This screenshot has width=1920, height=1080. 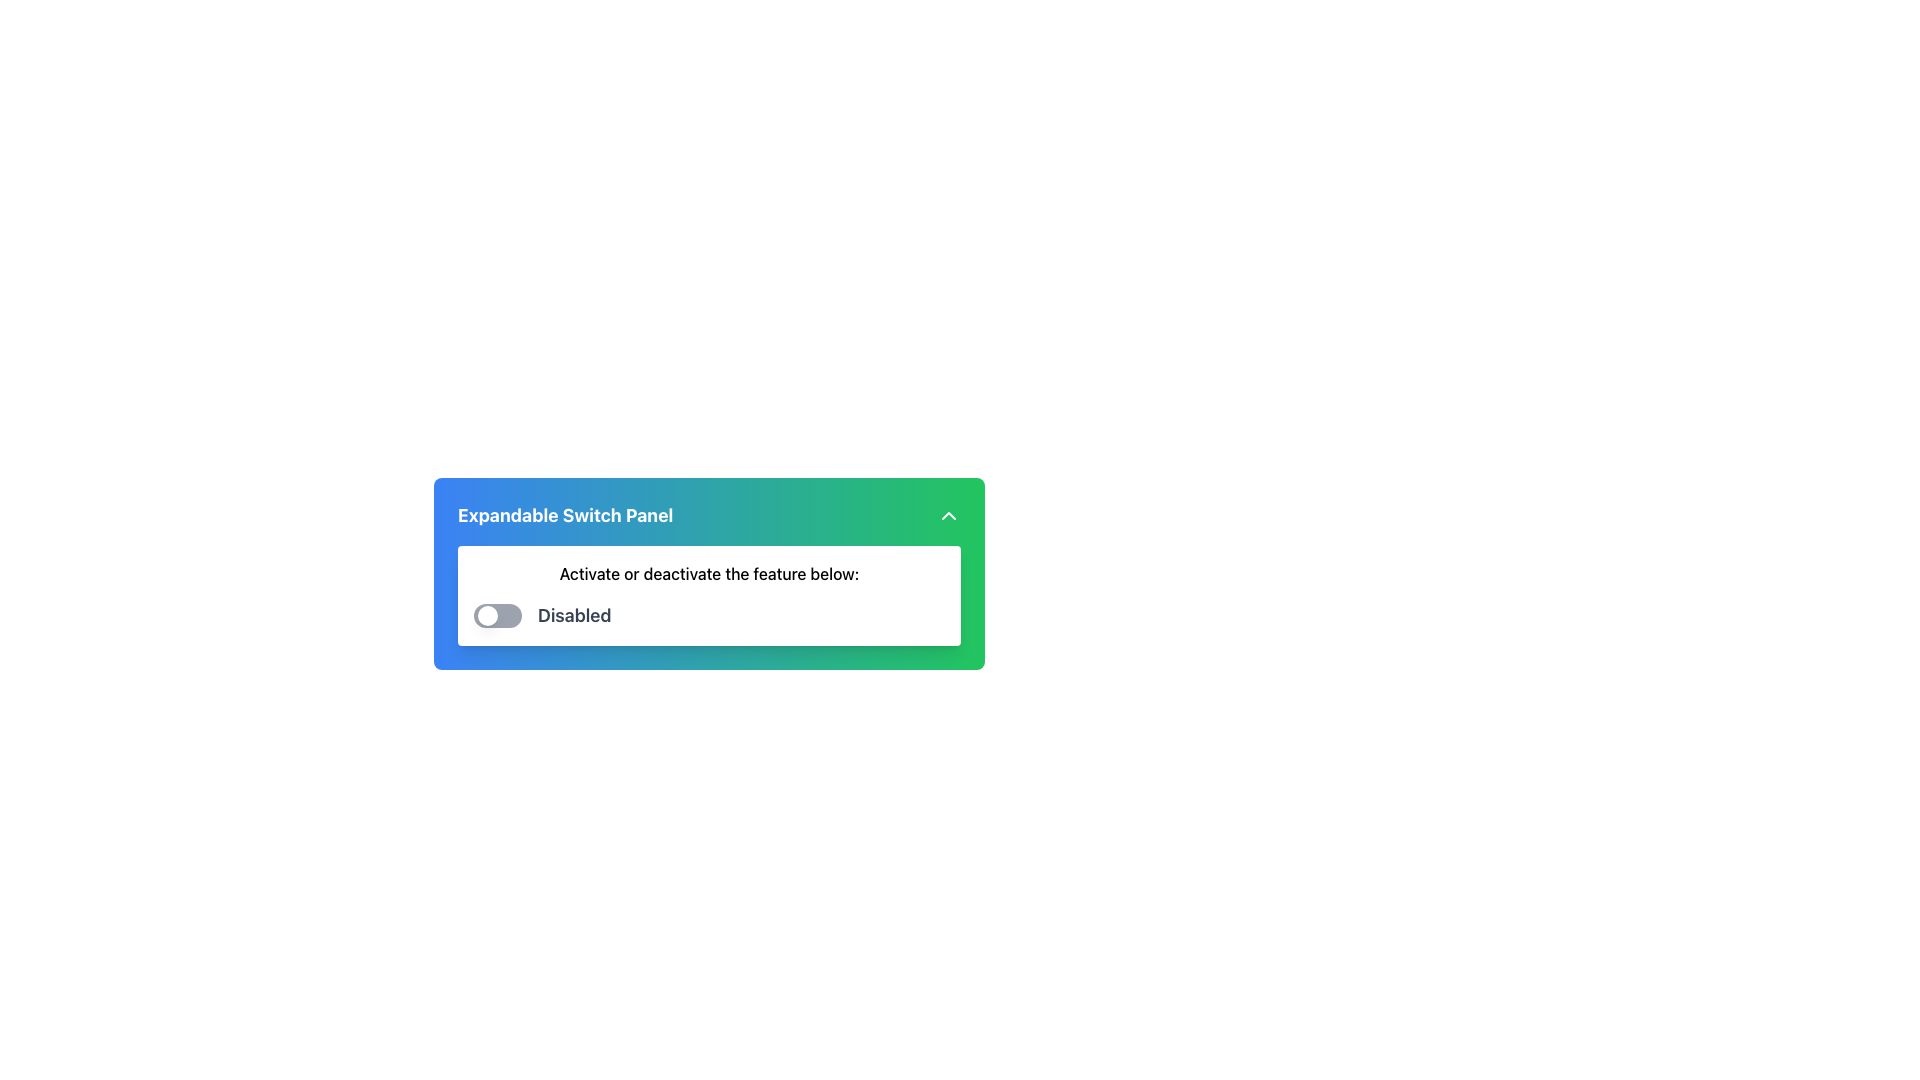 I want to click on the Text Label that identifies the purpose of the expandable panel component located at the top-left corner of the panel, so click(x=564, y=515).